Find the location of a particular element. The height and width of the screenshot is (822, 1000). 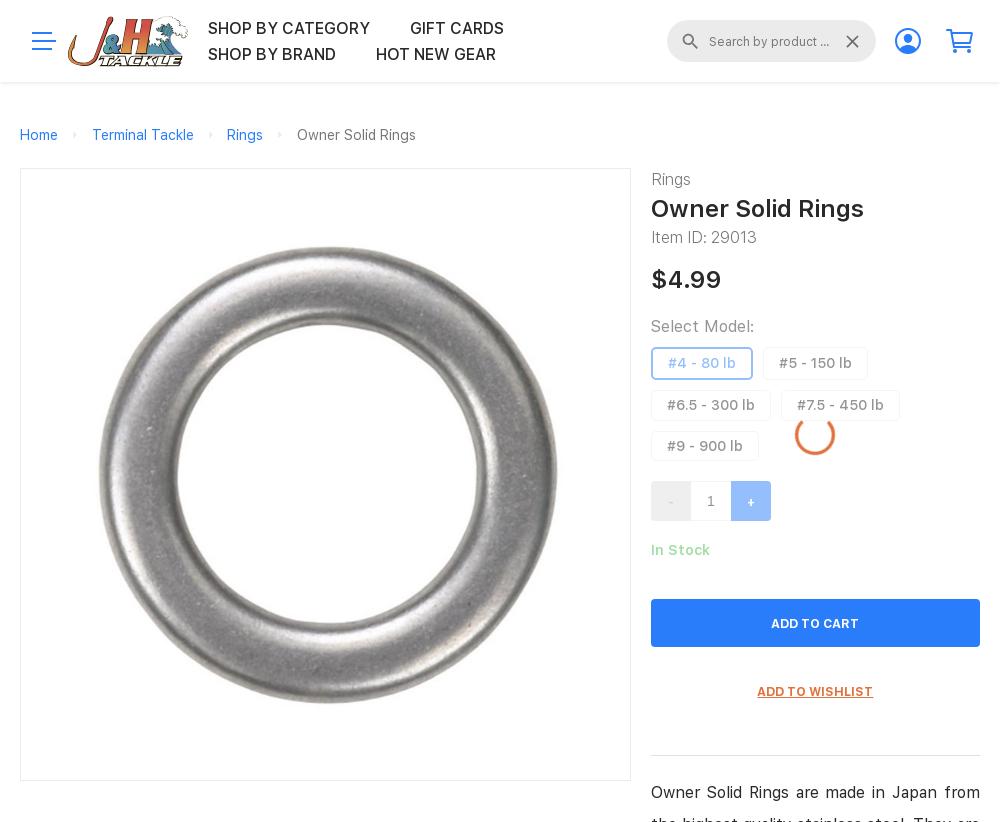

'#7.5 - 450 lb' is located at coordinates (838, 403).